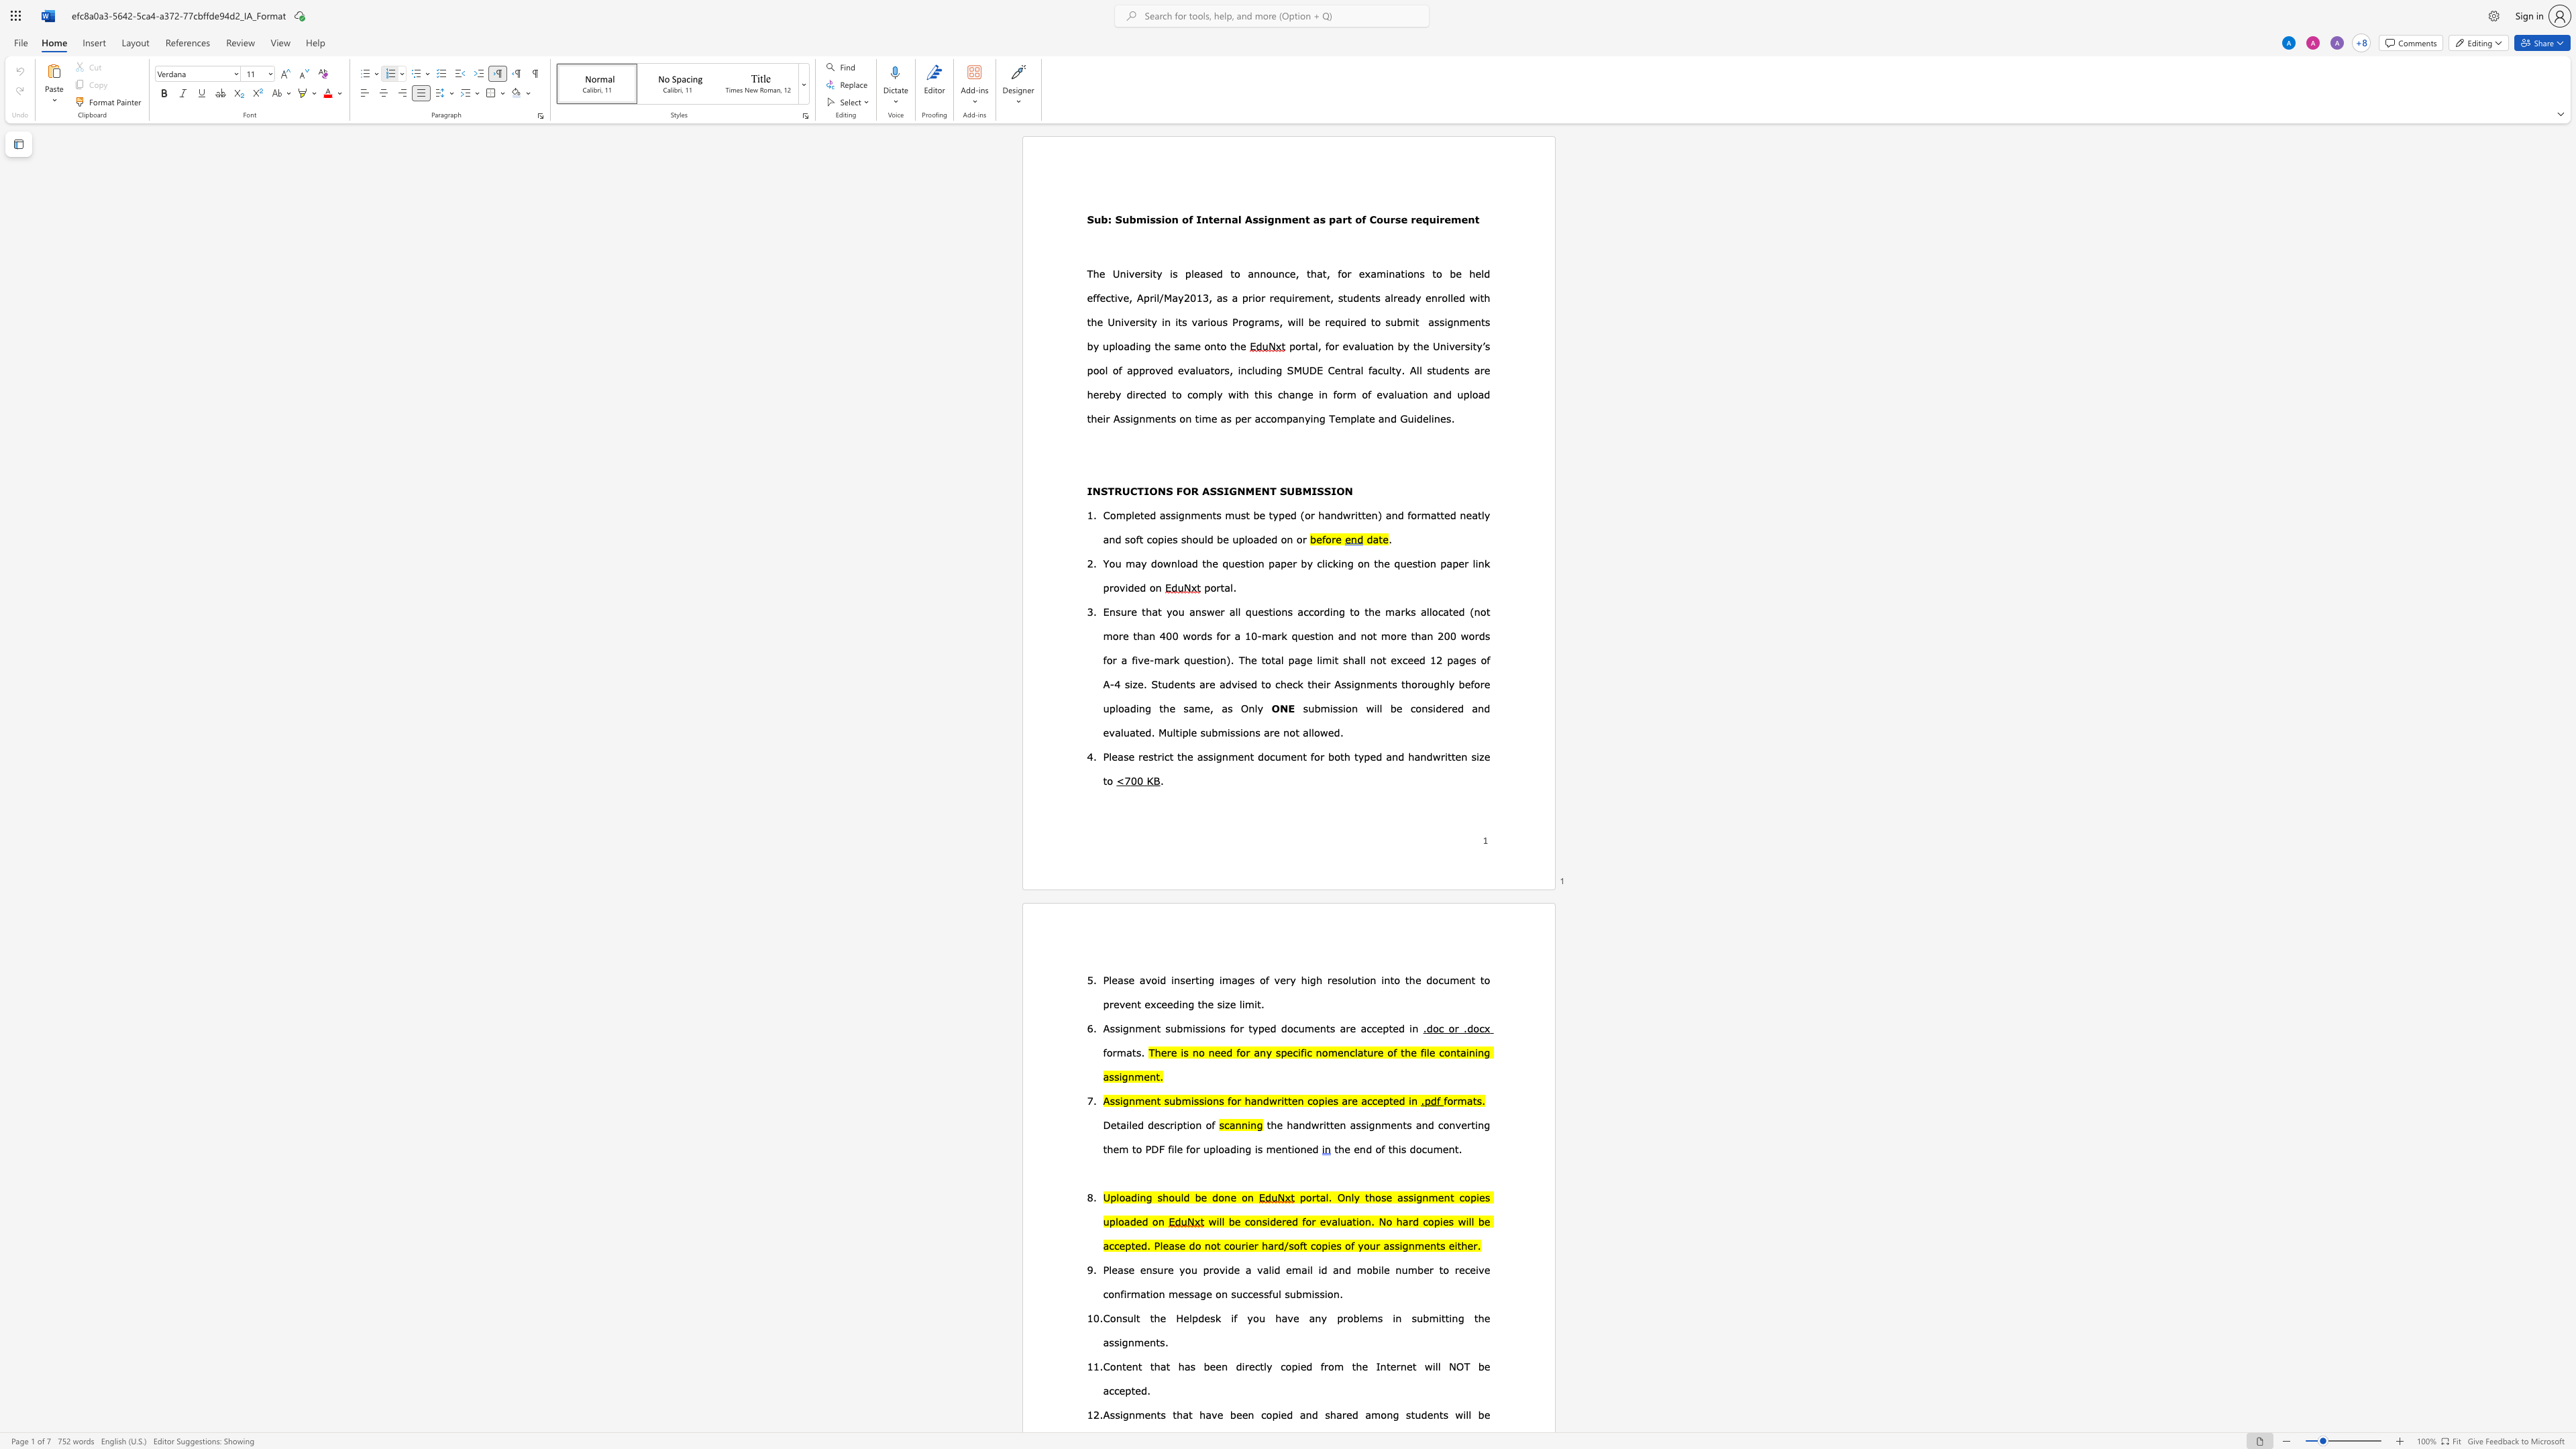 The height and width of the screenshot is (1449, 2576). I want to click on the space between the continuous character "e" and "n" in the text, so click(1149, 1027).